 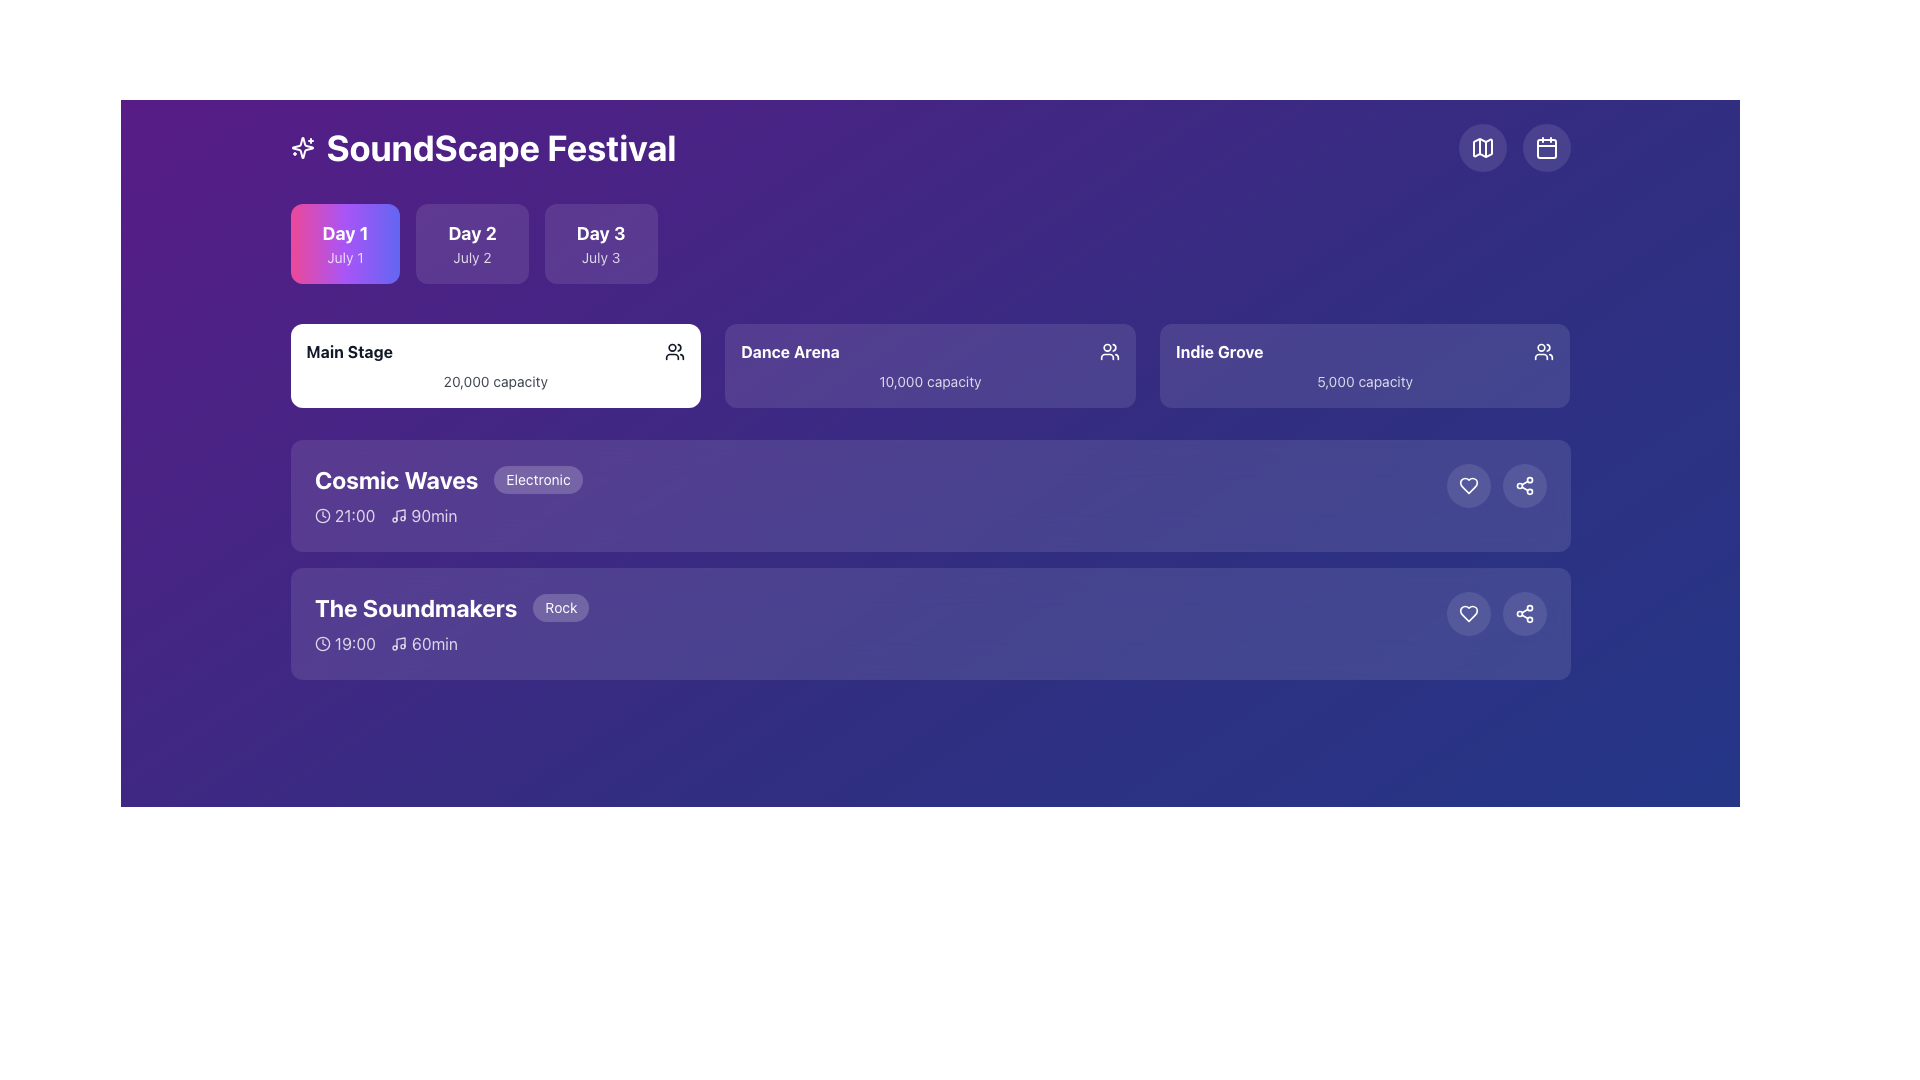 I want to click on 'Day 1' text label located in the first tab segment of the interface, which helps users identify the selected day of the event, so click(x=345, y=233).